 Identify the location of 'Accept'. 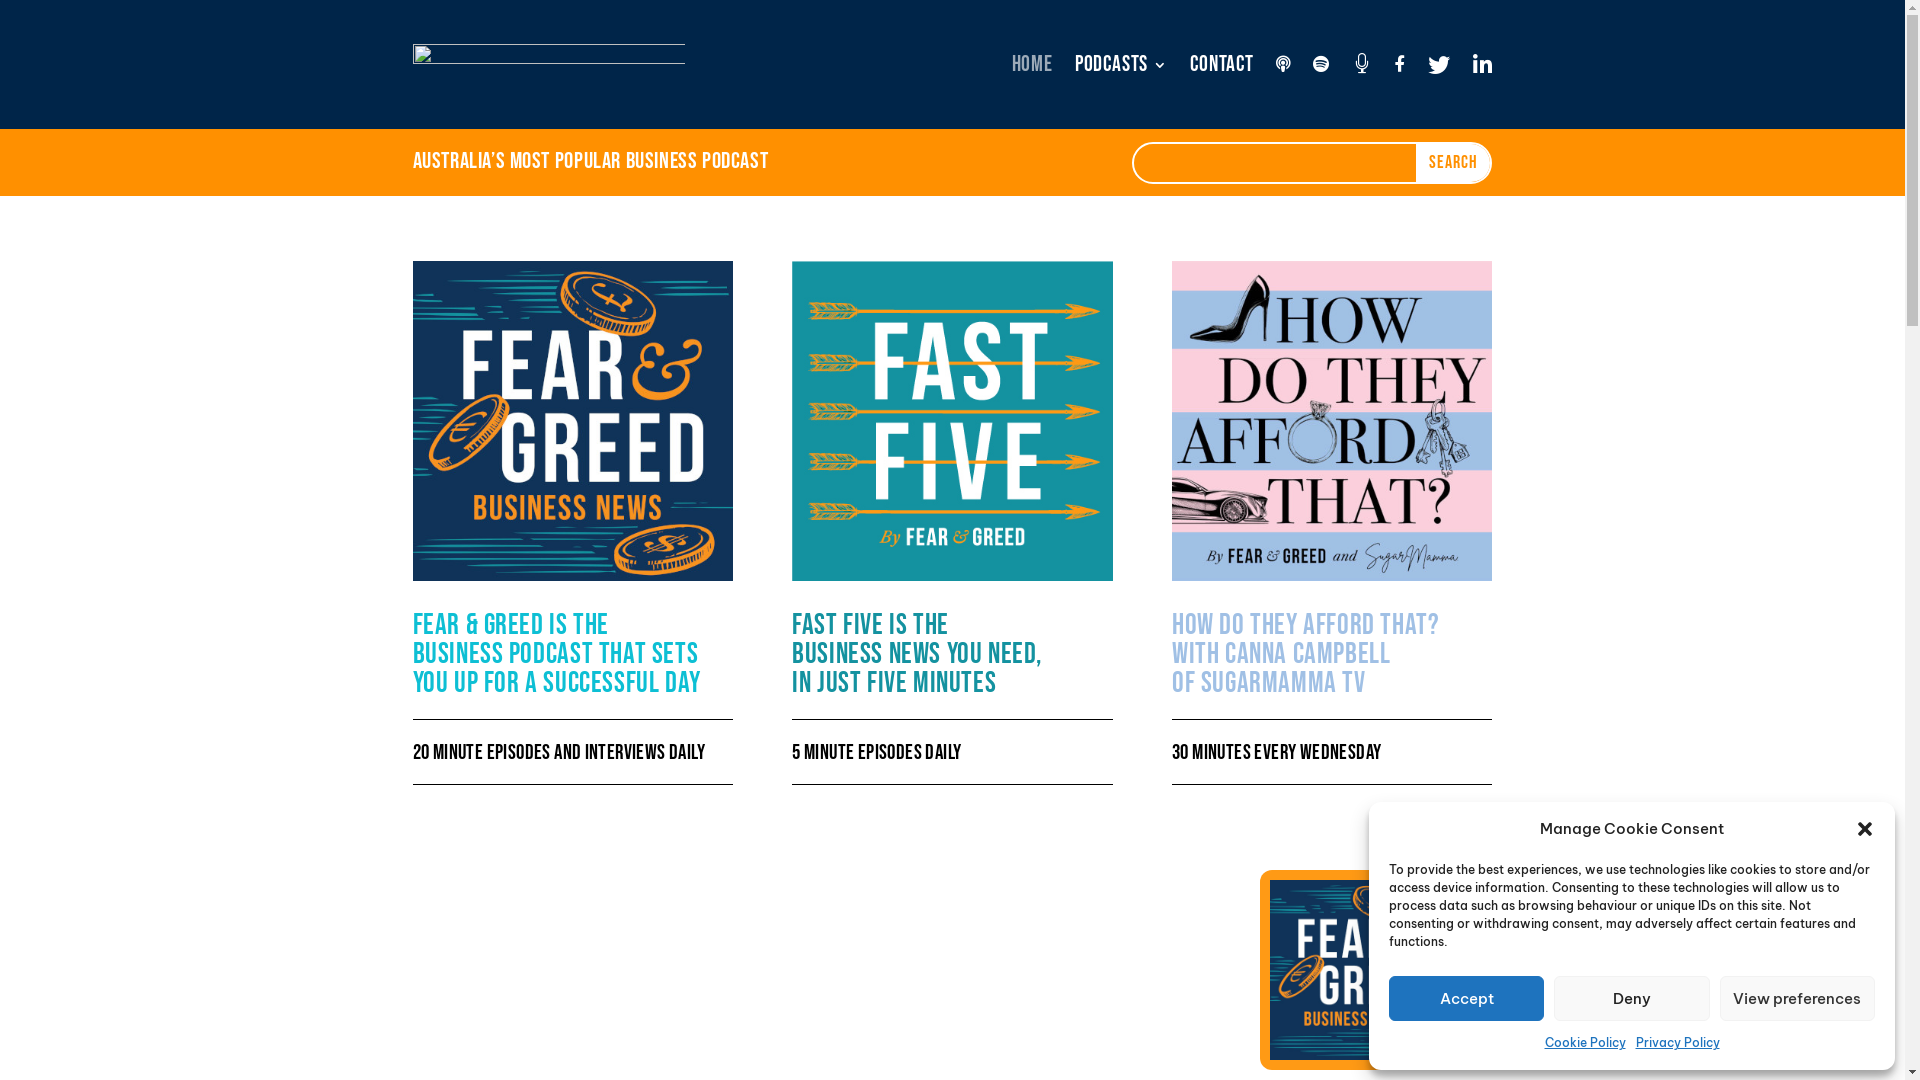
(1387, 998).